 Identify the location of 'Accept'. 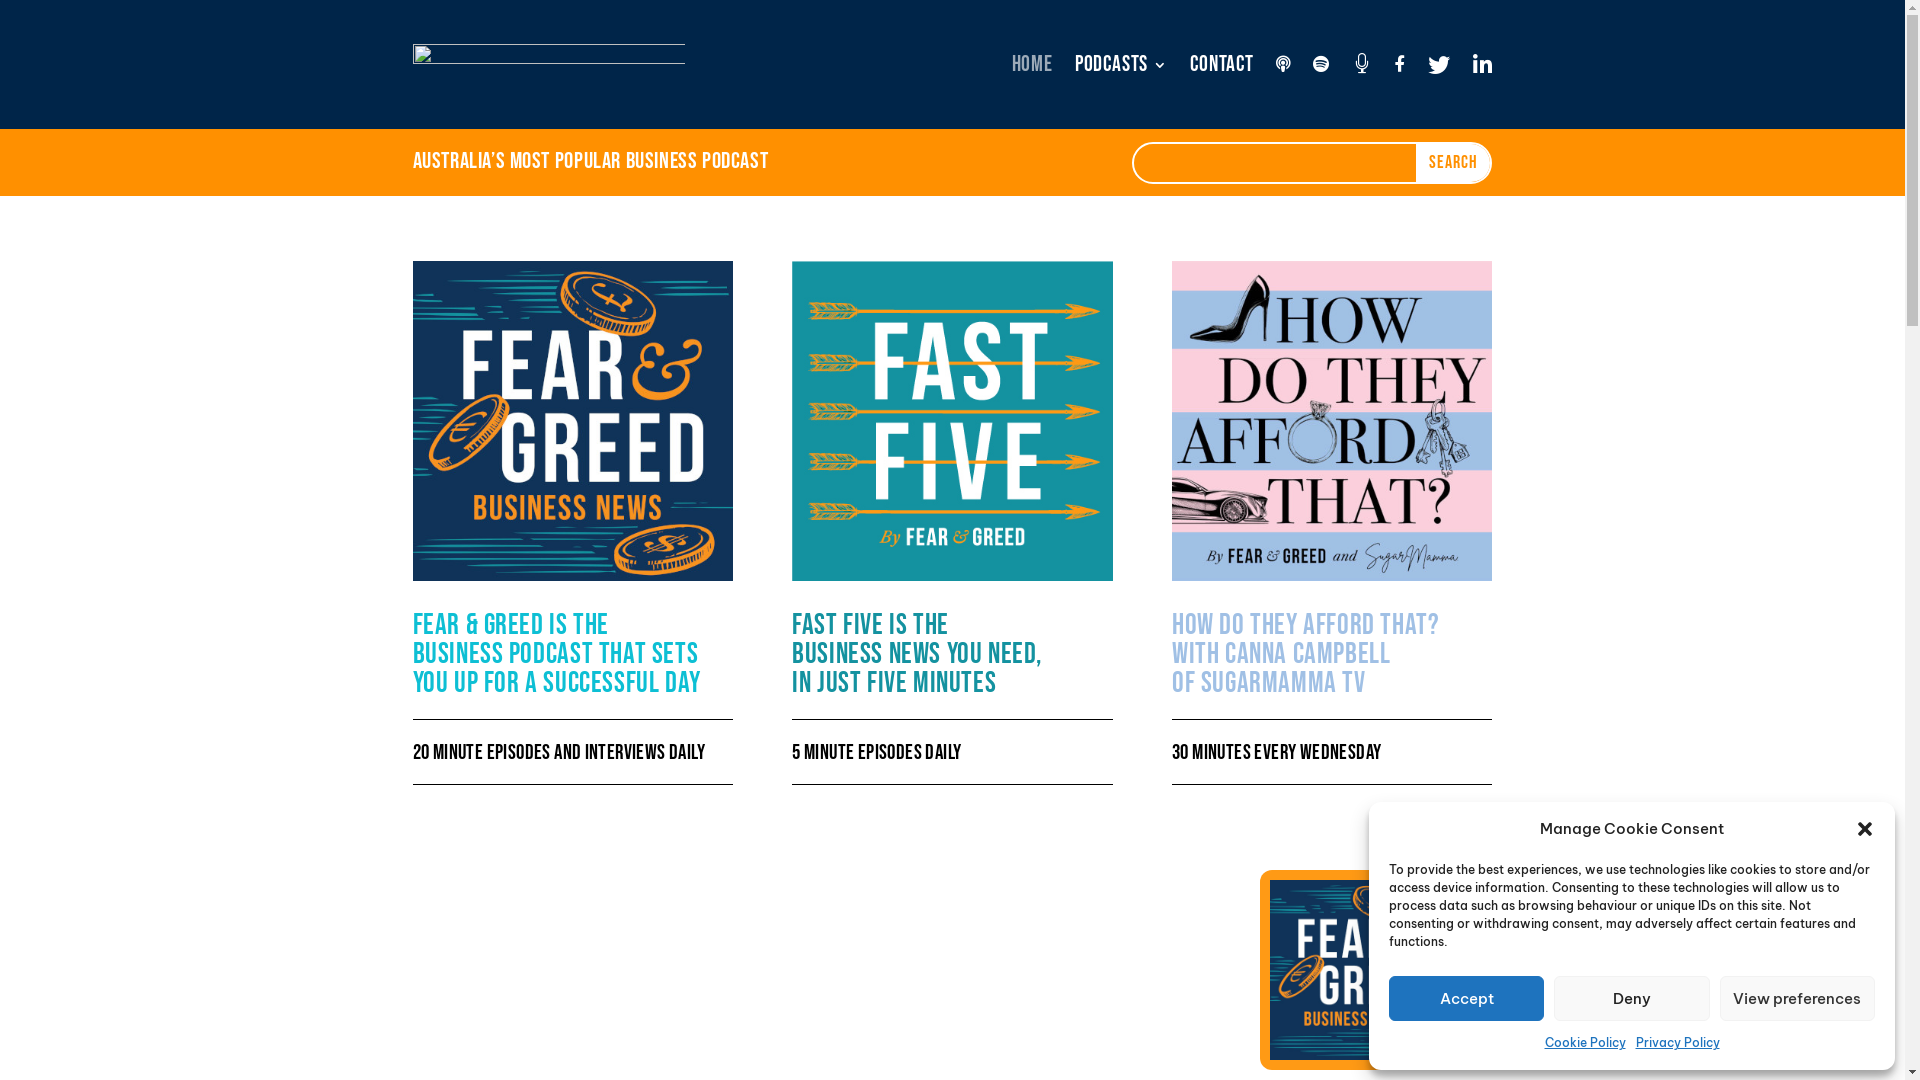
(1387, 998).